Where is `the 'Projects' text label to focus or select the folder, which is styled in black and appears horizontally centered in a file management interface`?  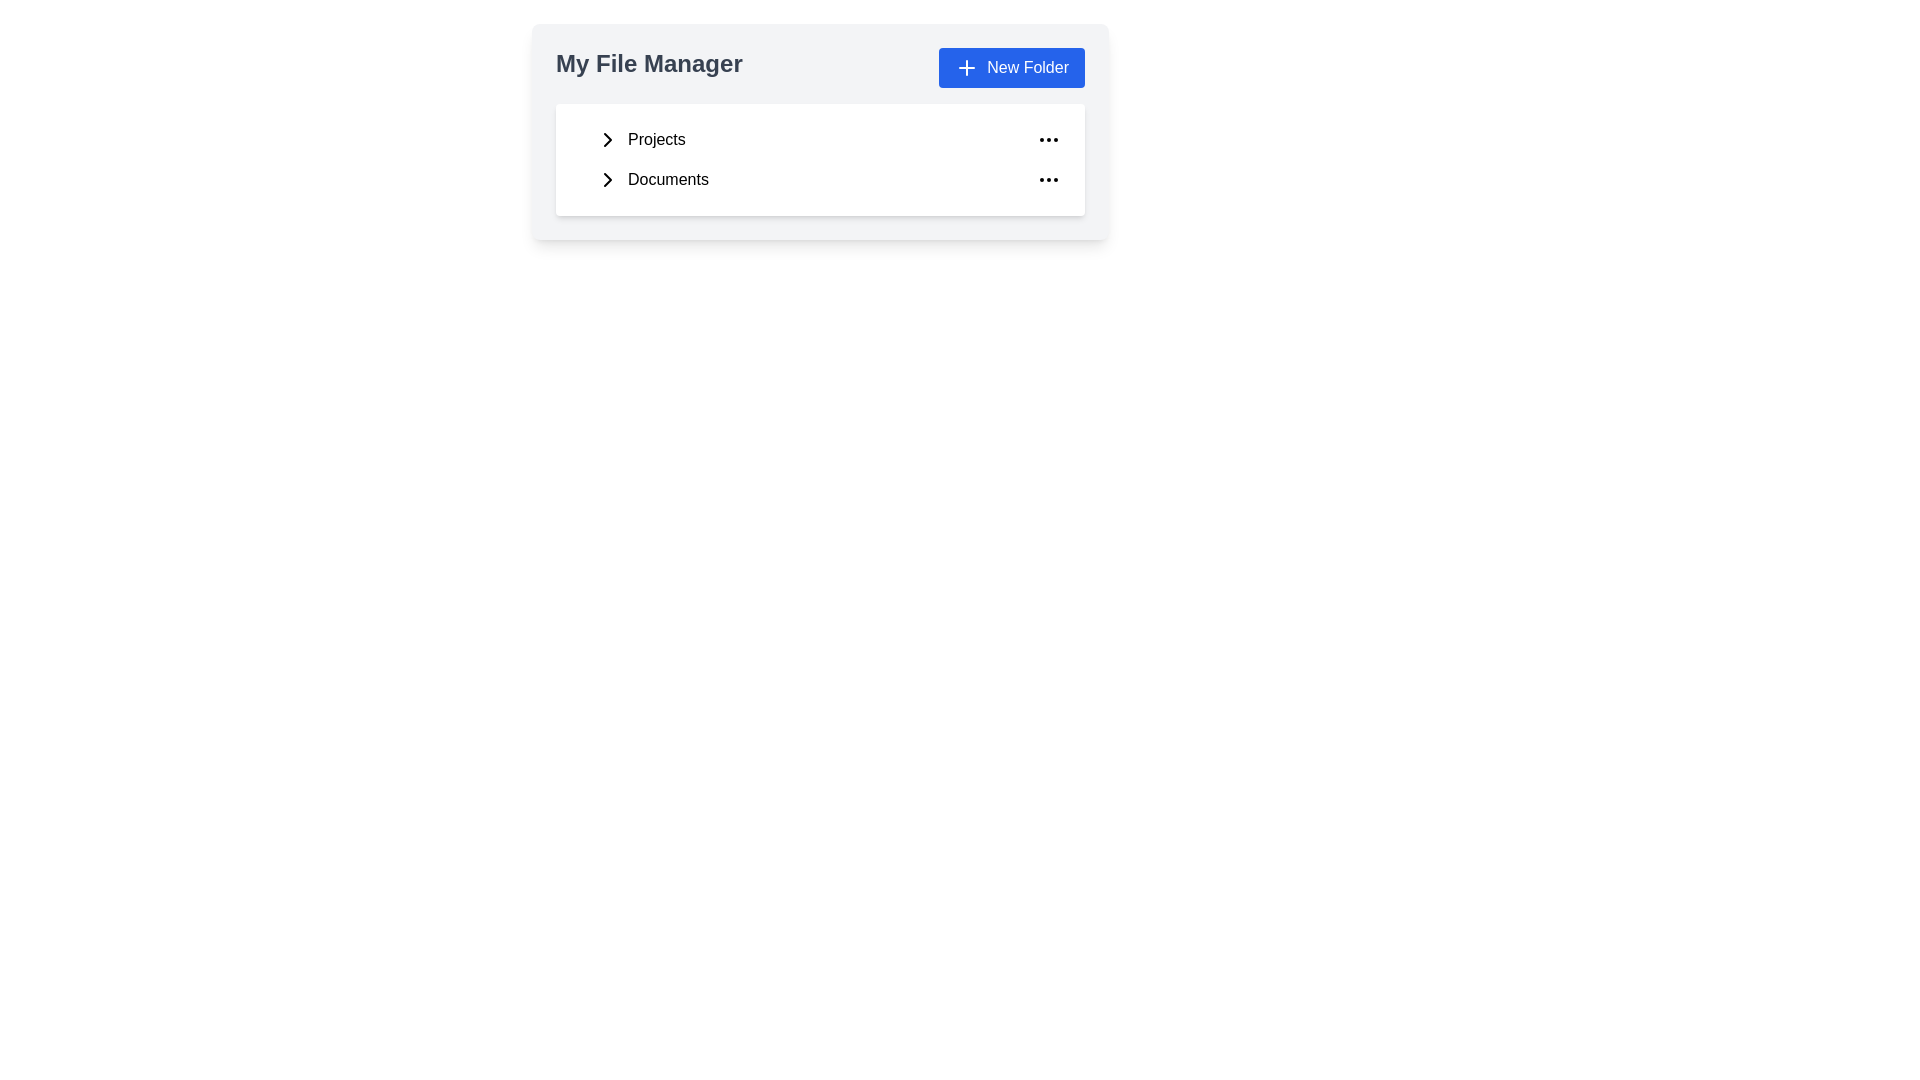
the 'Projects' text label to focus or select the folder, which is styled in black and appears horizontally centered in a file management interface is located at coordinates (656, 138).